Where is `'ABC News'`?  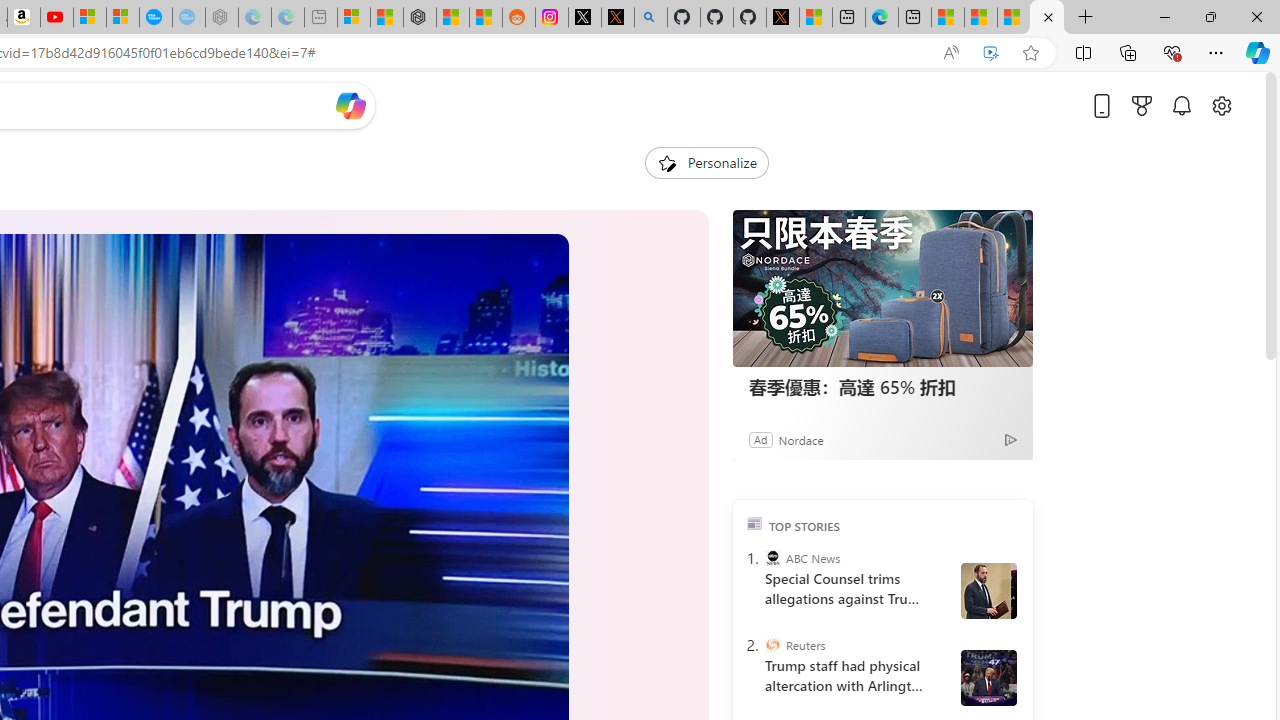
'ABC News' is located at coordinates (772, 558).